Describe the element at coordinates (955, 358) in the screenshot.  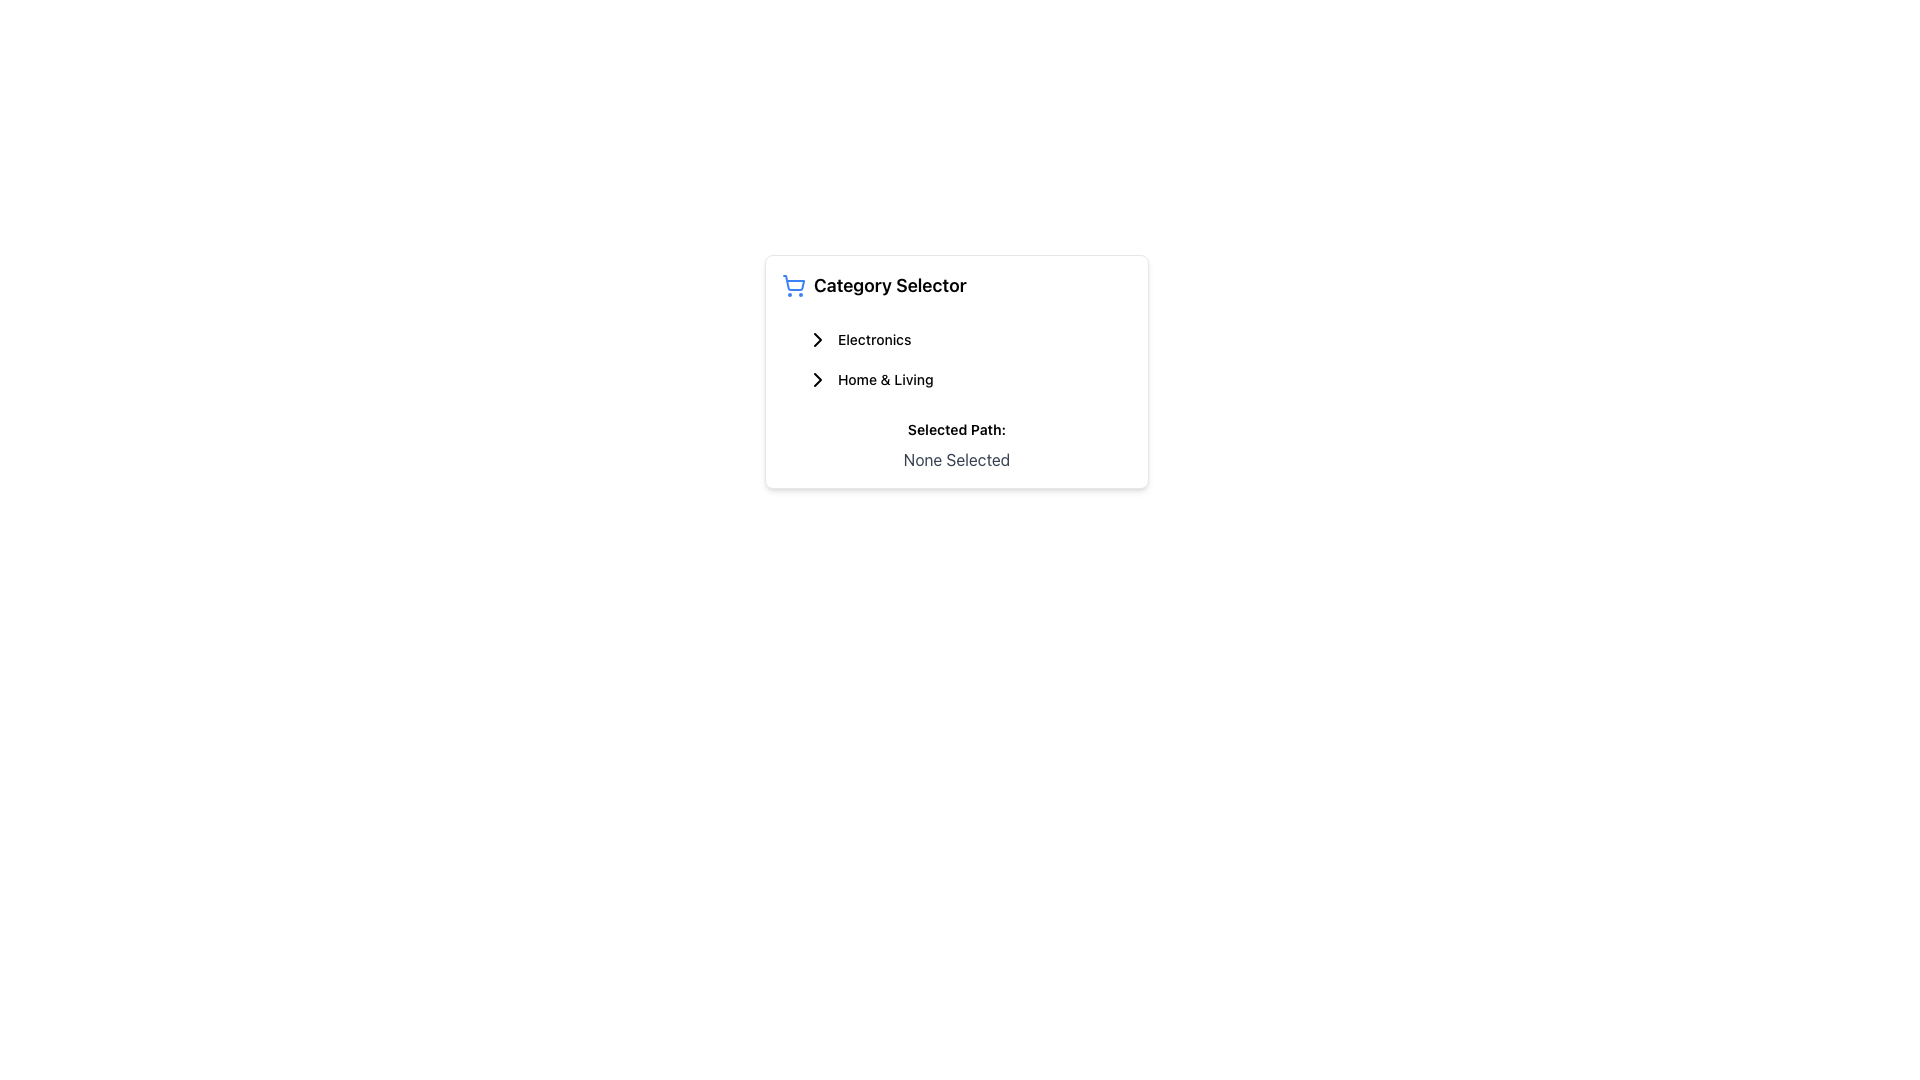
I see `the second list item labeled 'Home & Living' which is part of a vertically stacked list containing 'Electronics' and 'Home & Living'` at that location.